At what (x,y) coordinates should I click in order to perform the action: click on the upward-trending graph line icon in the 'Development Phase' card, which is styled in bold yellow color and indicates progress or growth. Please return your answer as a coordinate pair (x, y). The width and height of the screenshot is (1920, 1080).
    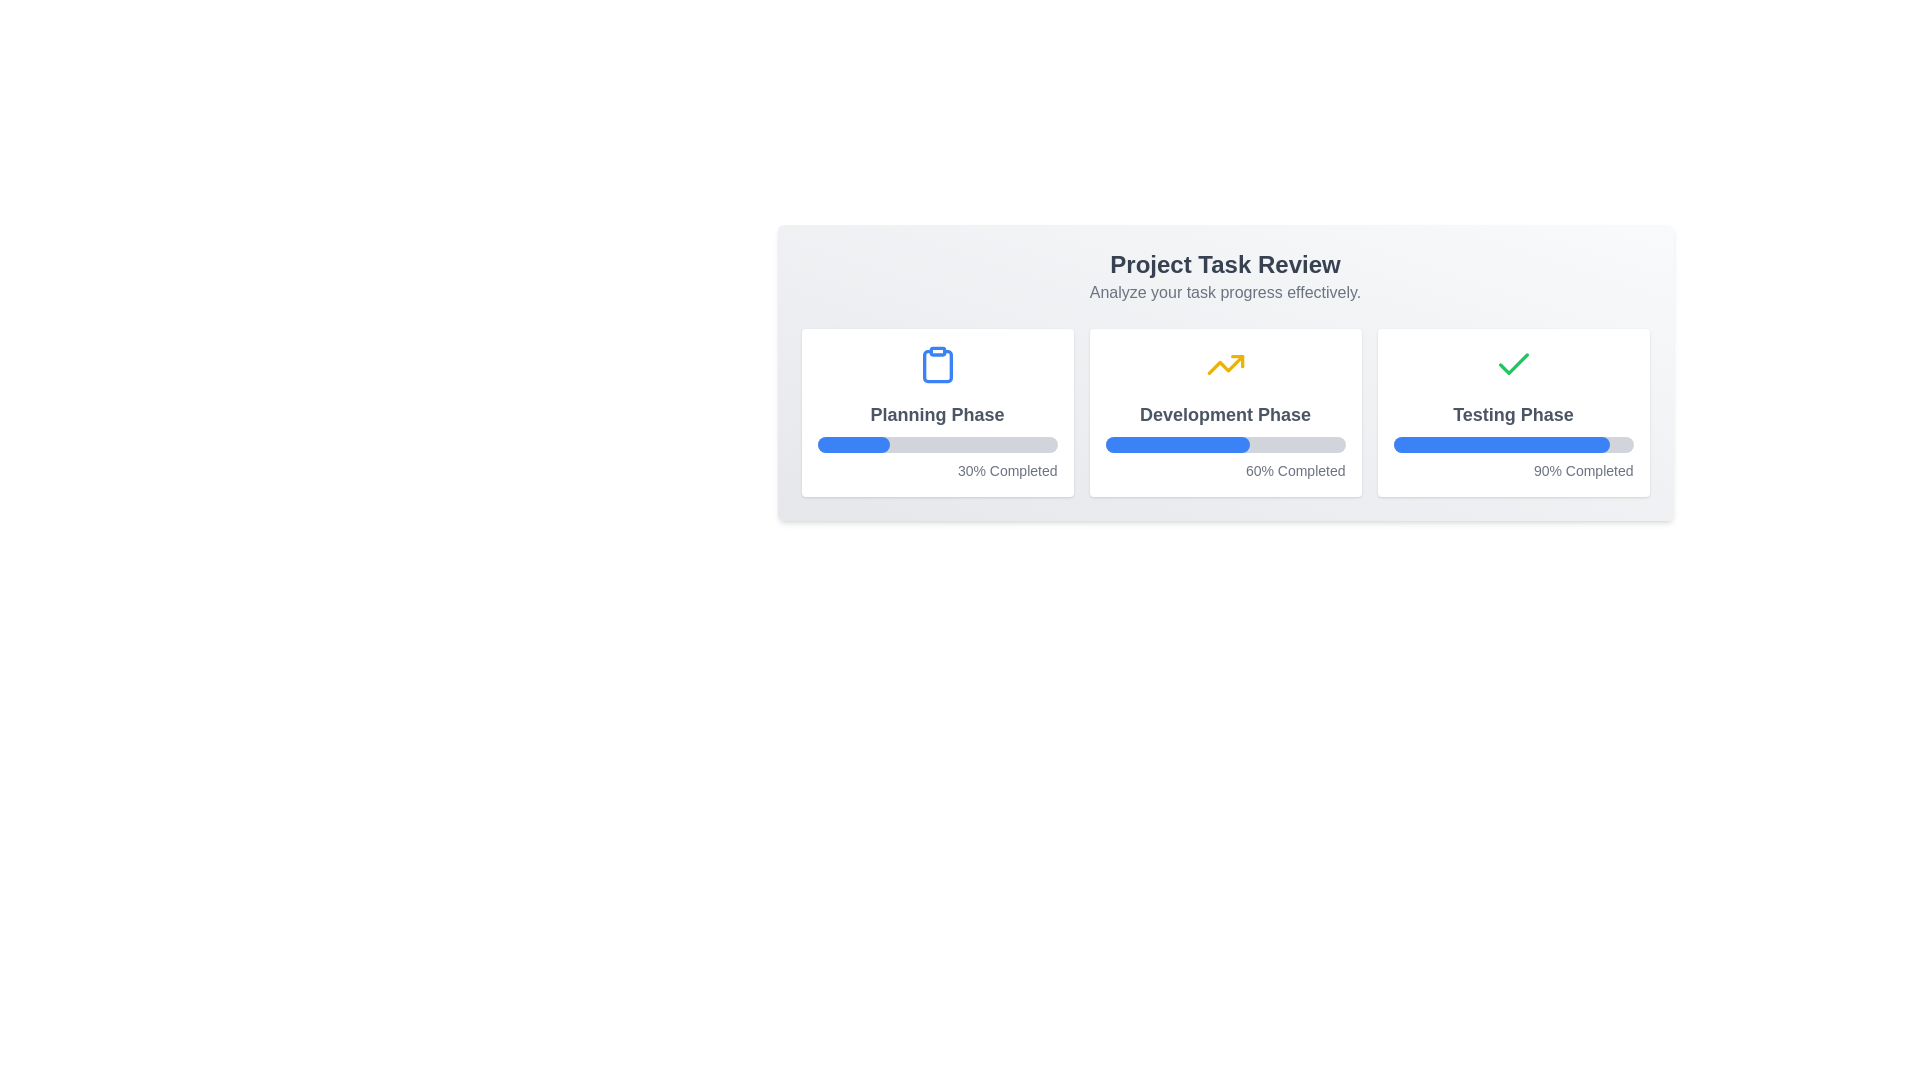
    Looking at the image, I should click on (1224, 365).